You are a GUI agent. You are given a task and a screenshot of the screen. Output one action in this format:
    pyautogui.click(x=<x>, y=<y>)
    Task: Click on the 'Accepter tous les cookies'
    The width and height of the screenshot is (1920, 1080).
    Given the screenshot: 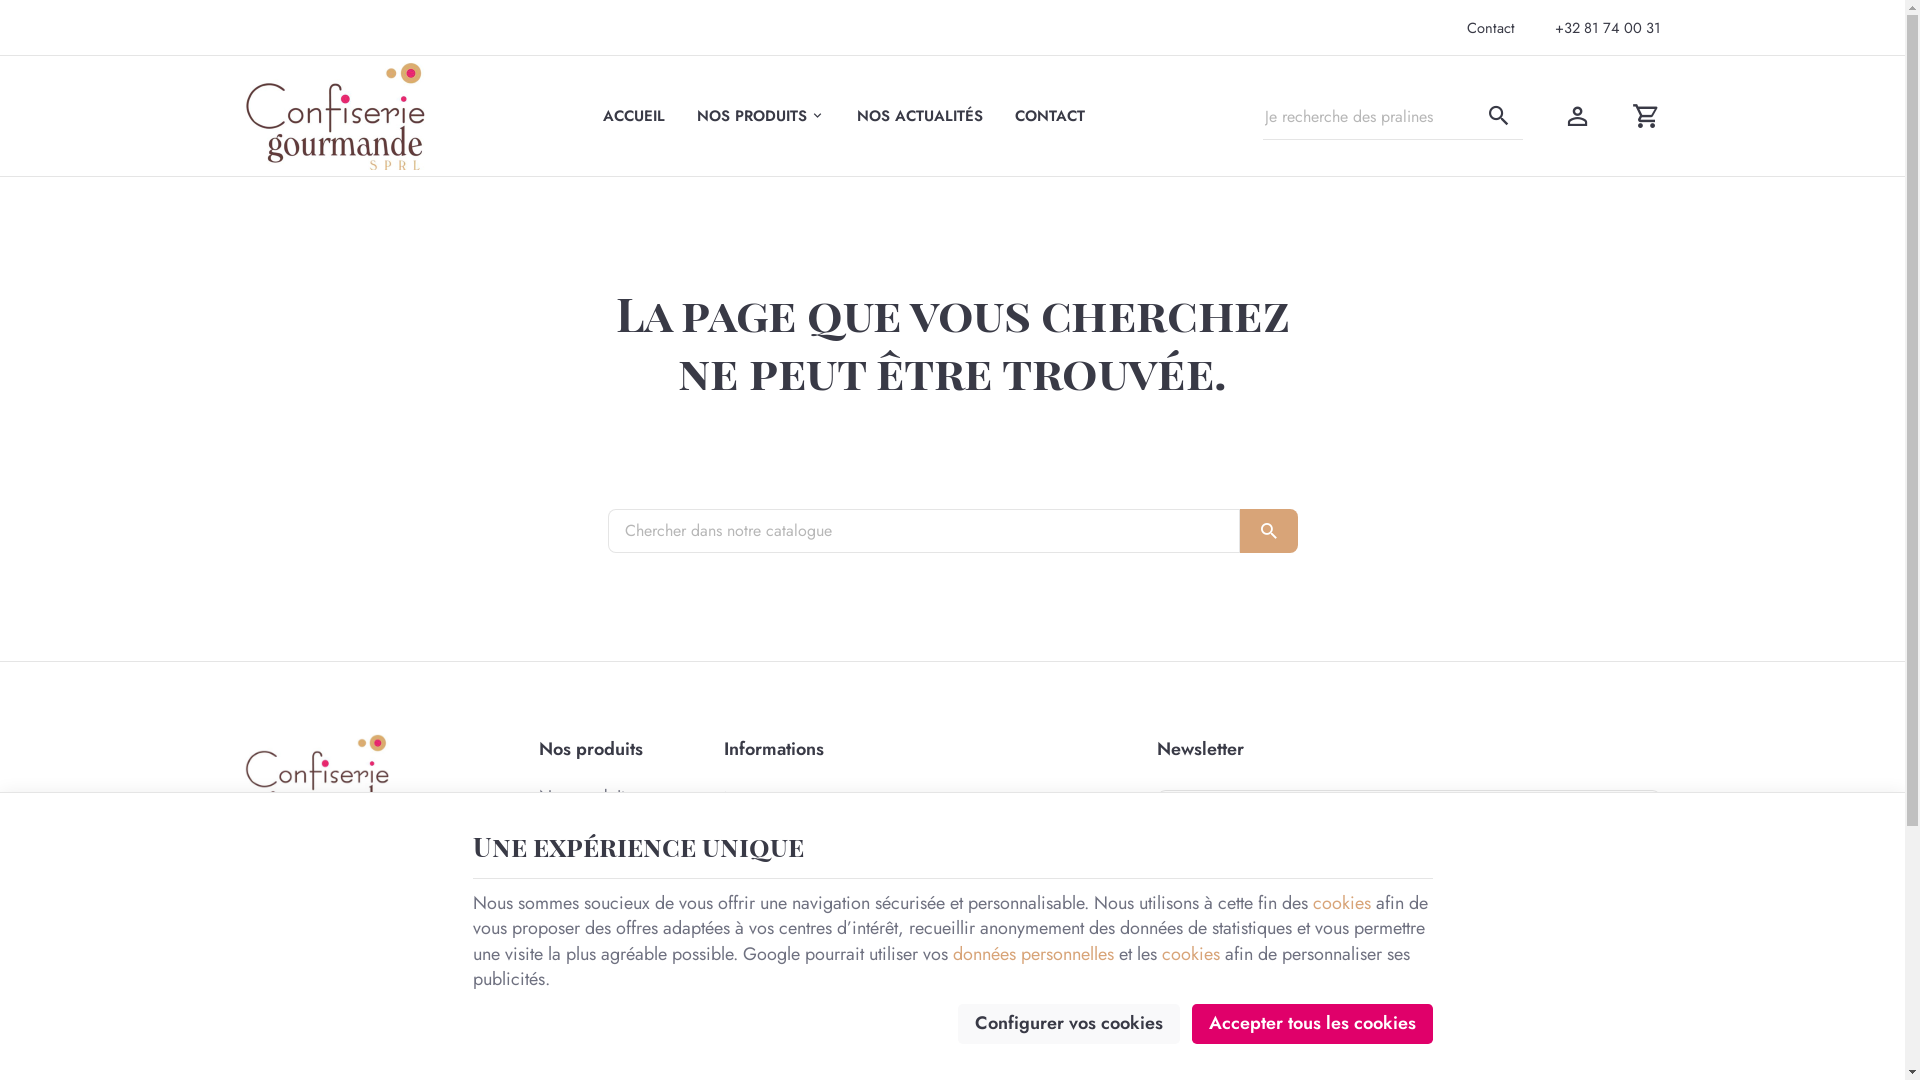 What is the action you would take?
    pyautogui.click(x=1312, y=1023)
    